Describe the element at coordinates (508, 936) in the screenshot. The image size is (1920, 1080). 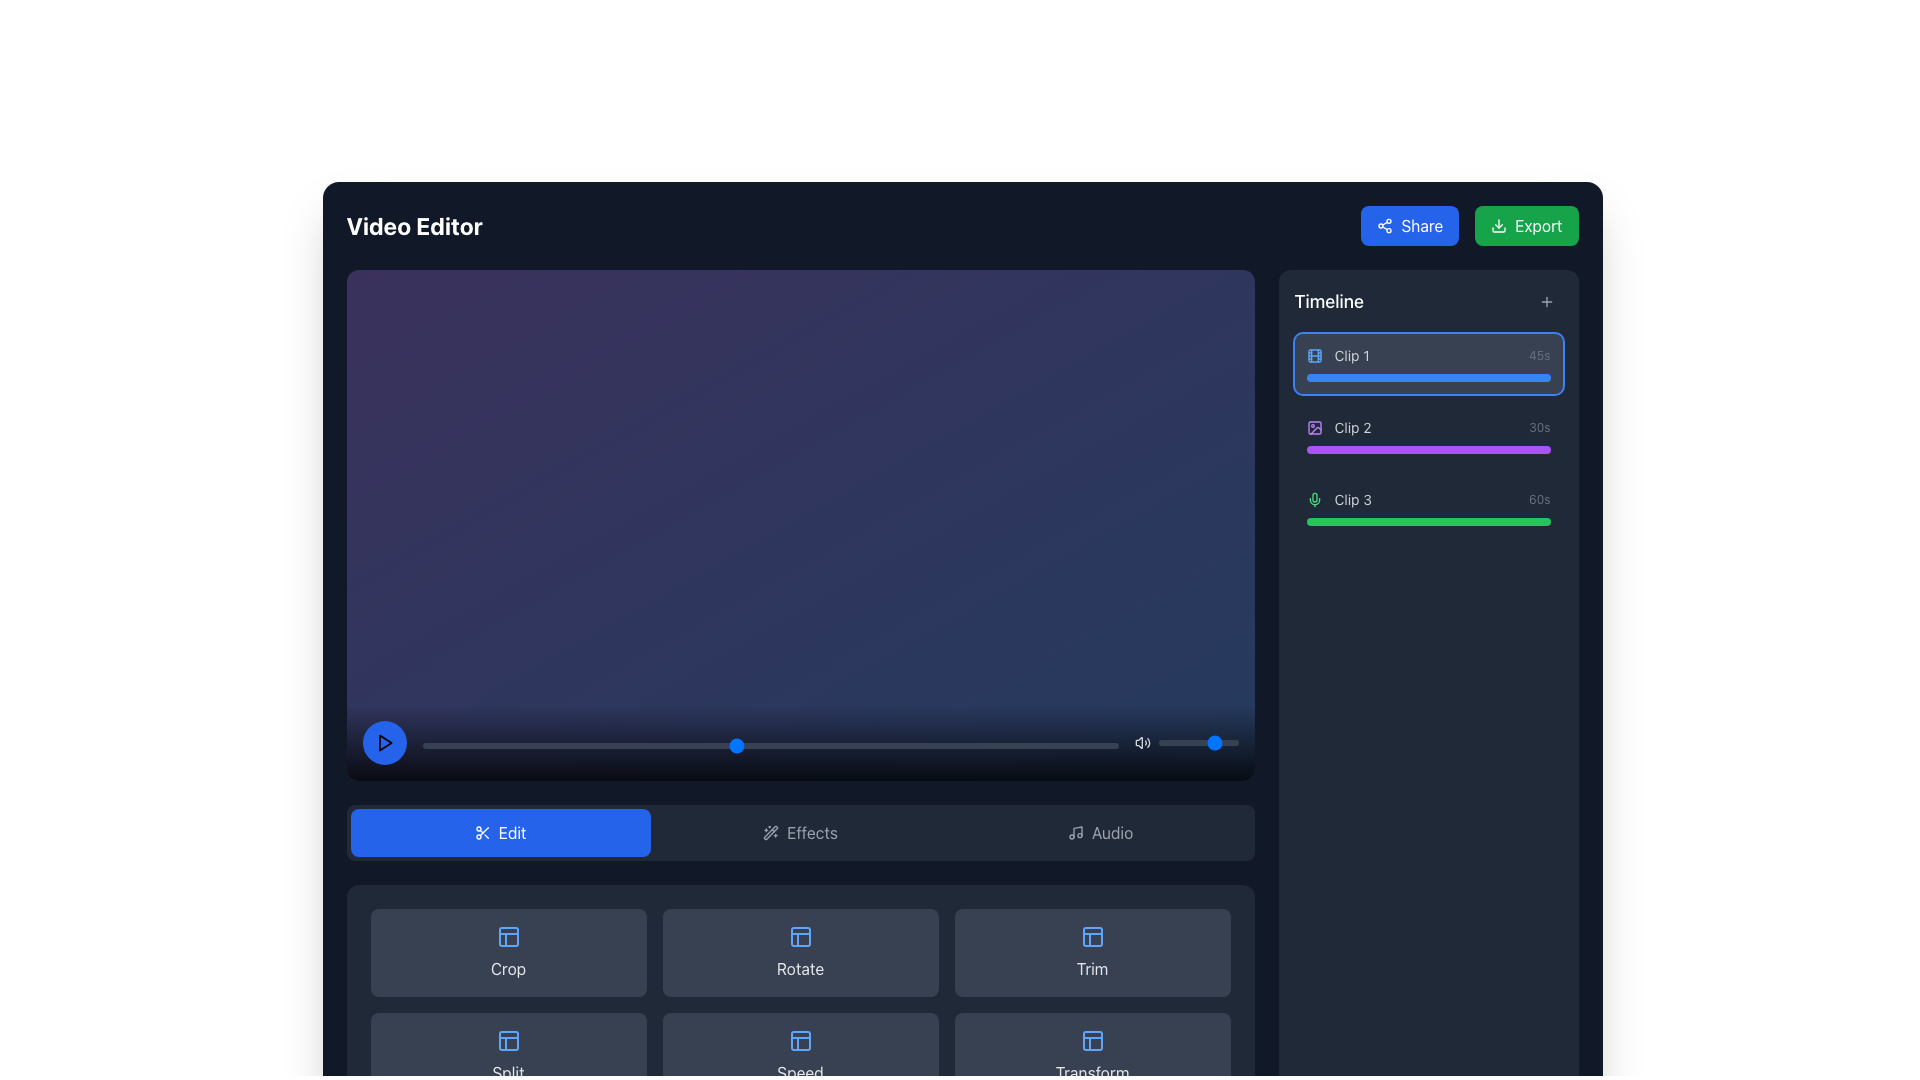
I see `SVG icon located in the top section of the 'Crop' button, which has a blue stroke and a round line cap, positioned slightly above the label text 'Crop'` at that location.